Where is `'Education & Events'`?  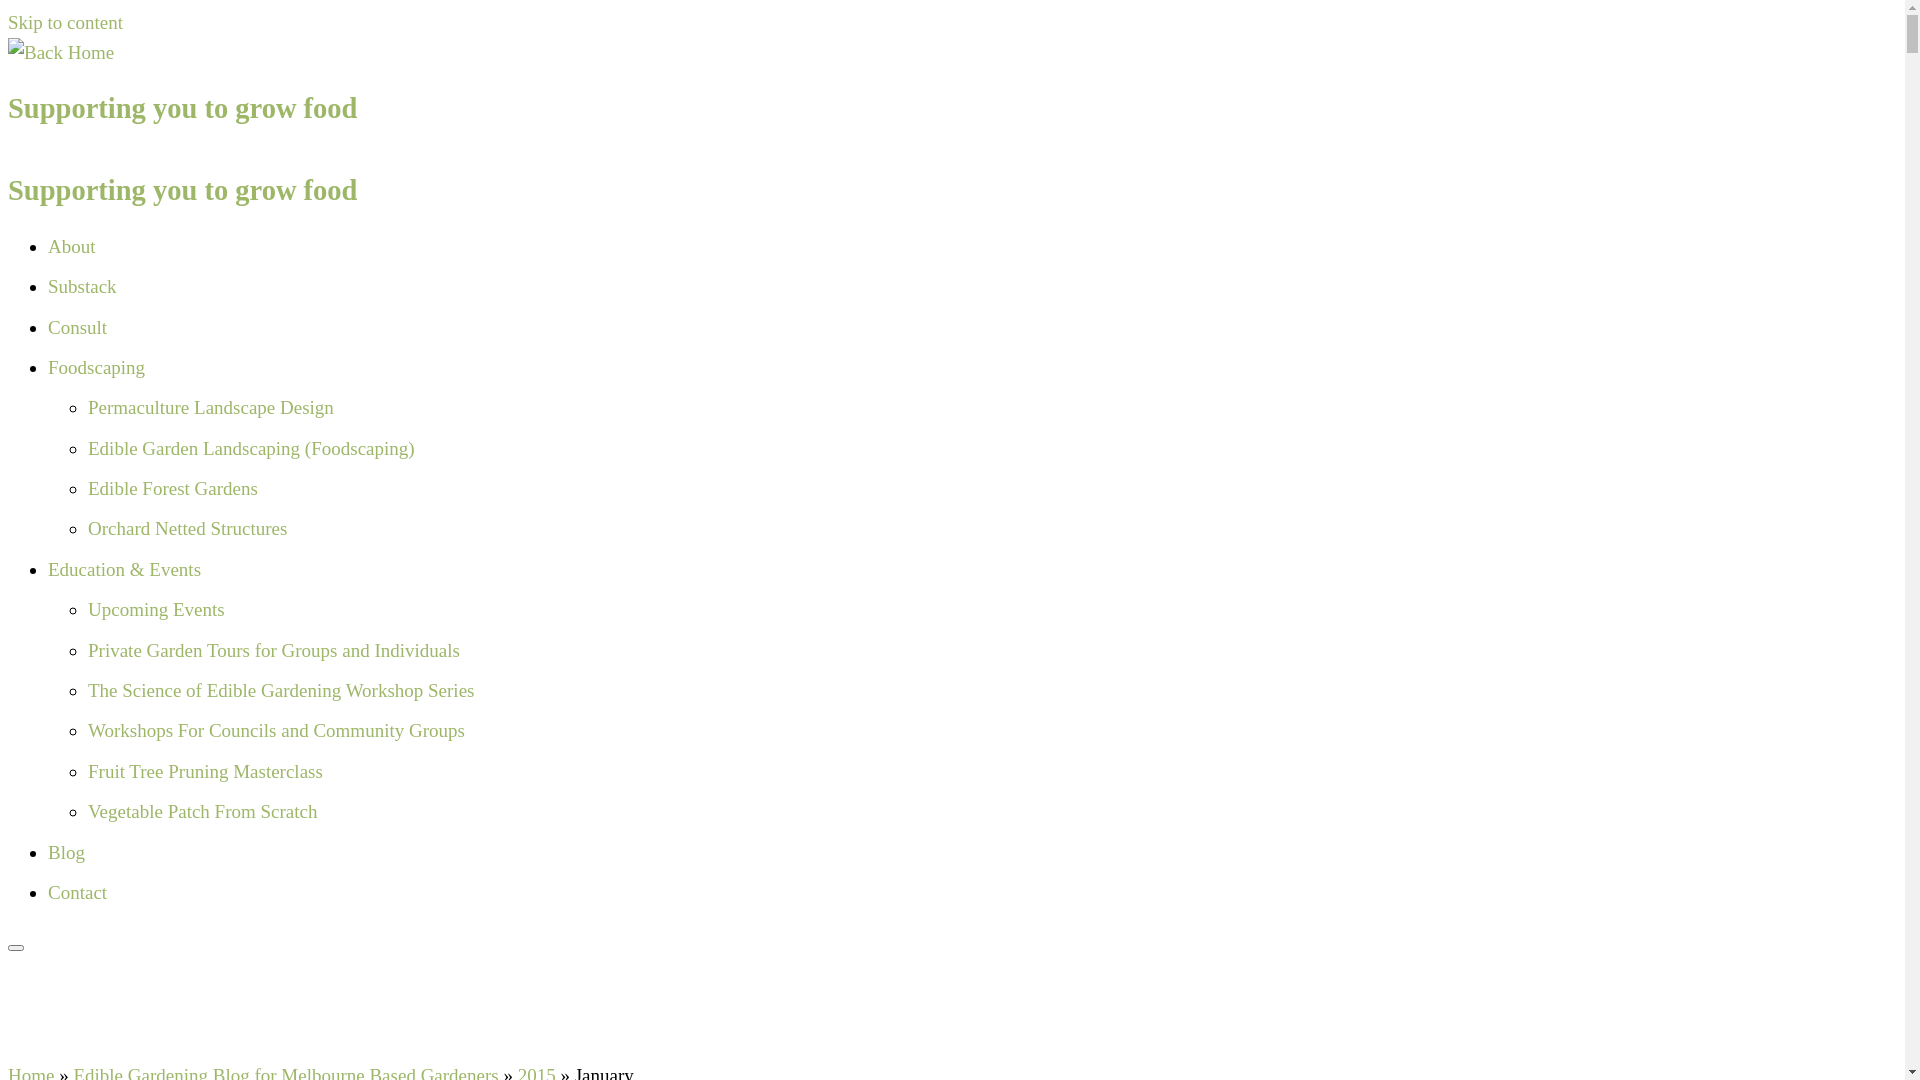
'Education & Events' is located at coordinates (48, 569).